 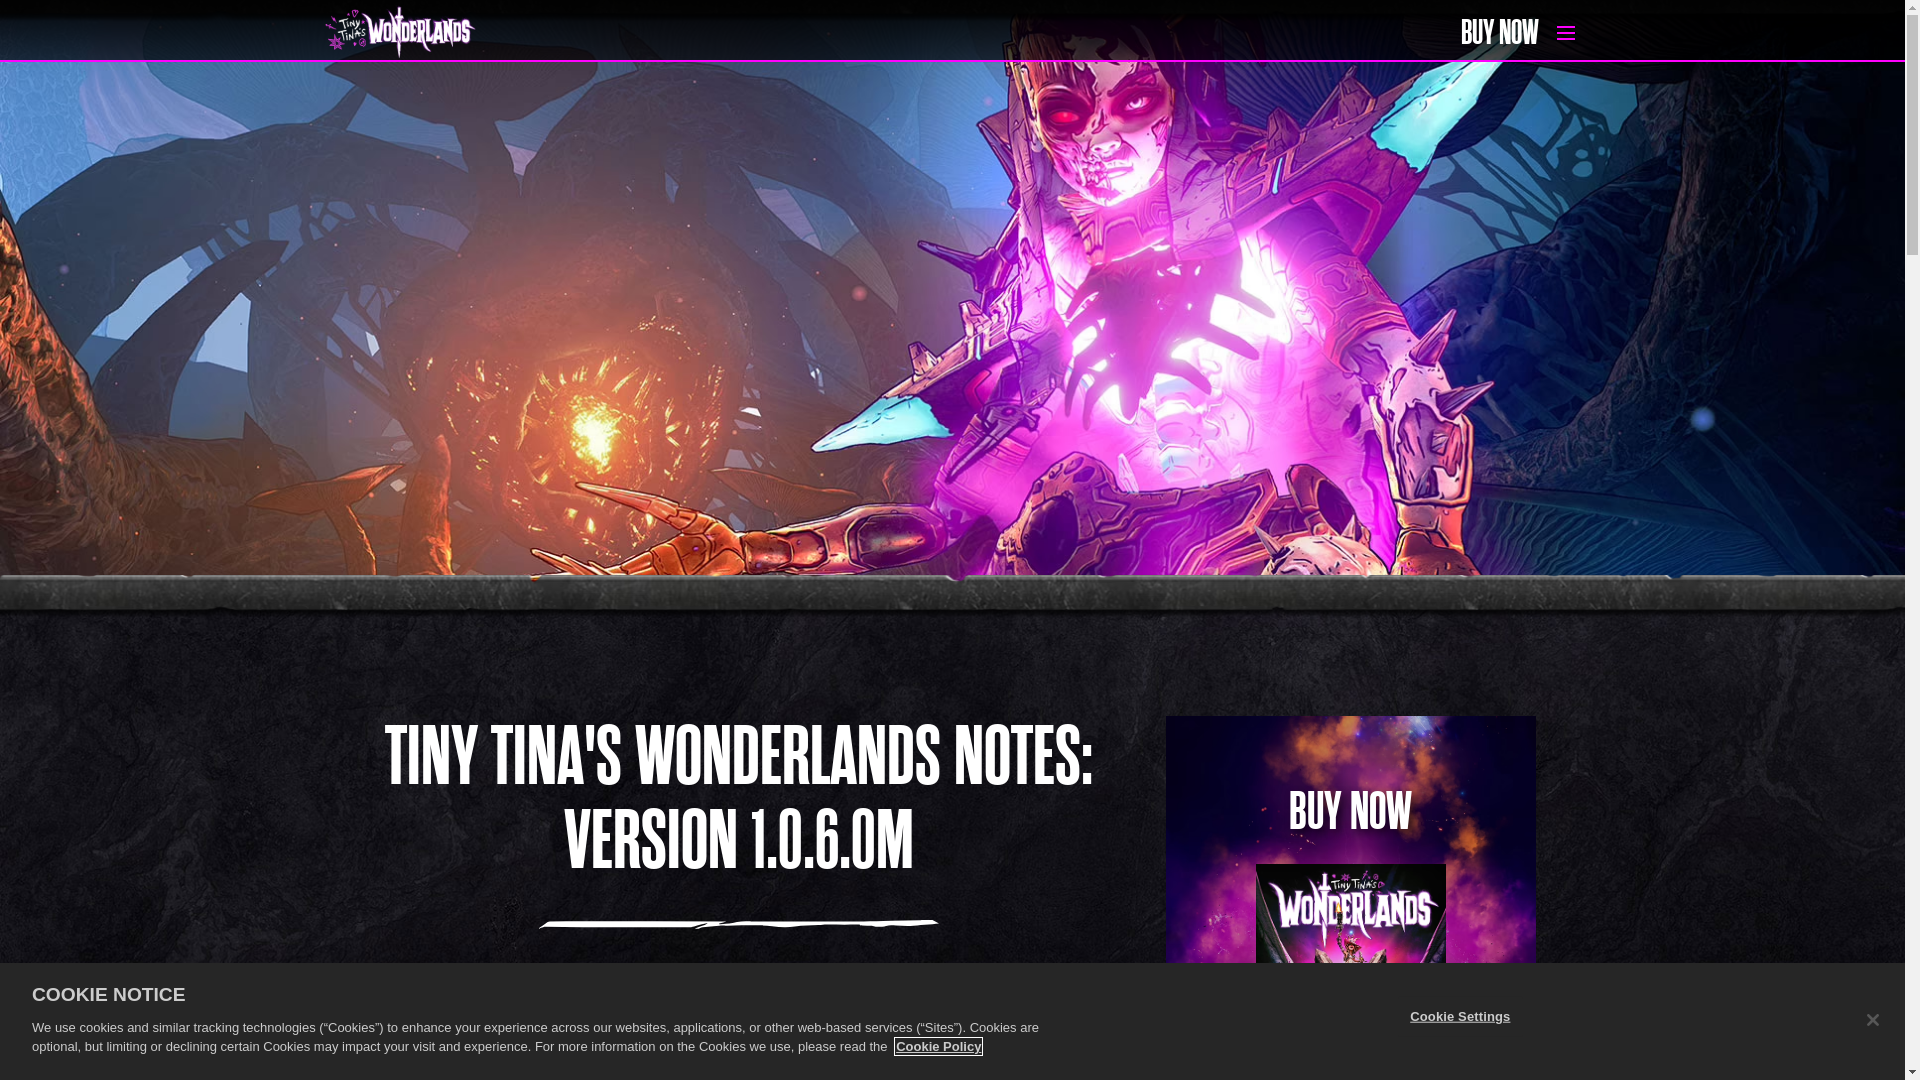 What do you see at coordinates (1396, 1015) in the screenshot?
I see `'Cookie Settings'` at bounding box center [1396, 1015].